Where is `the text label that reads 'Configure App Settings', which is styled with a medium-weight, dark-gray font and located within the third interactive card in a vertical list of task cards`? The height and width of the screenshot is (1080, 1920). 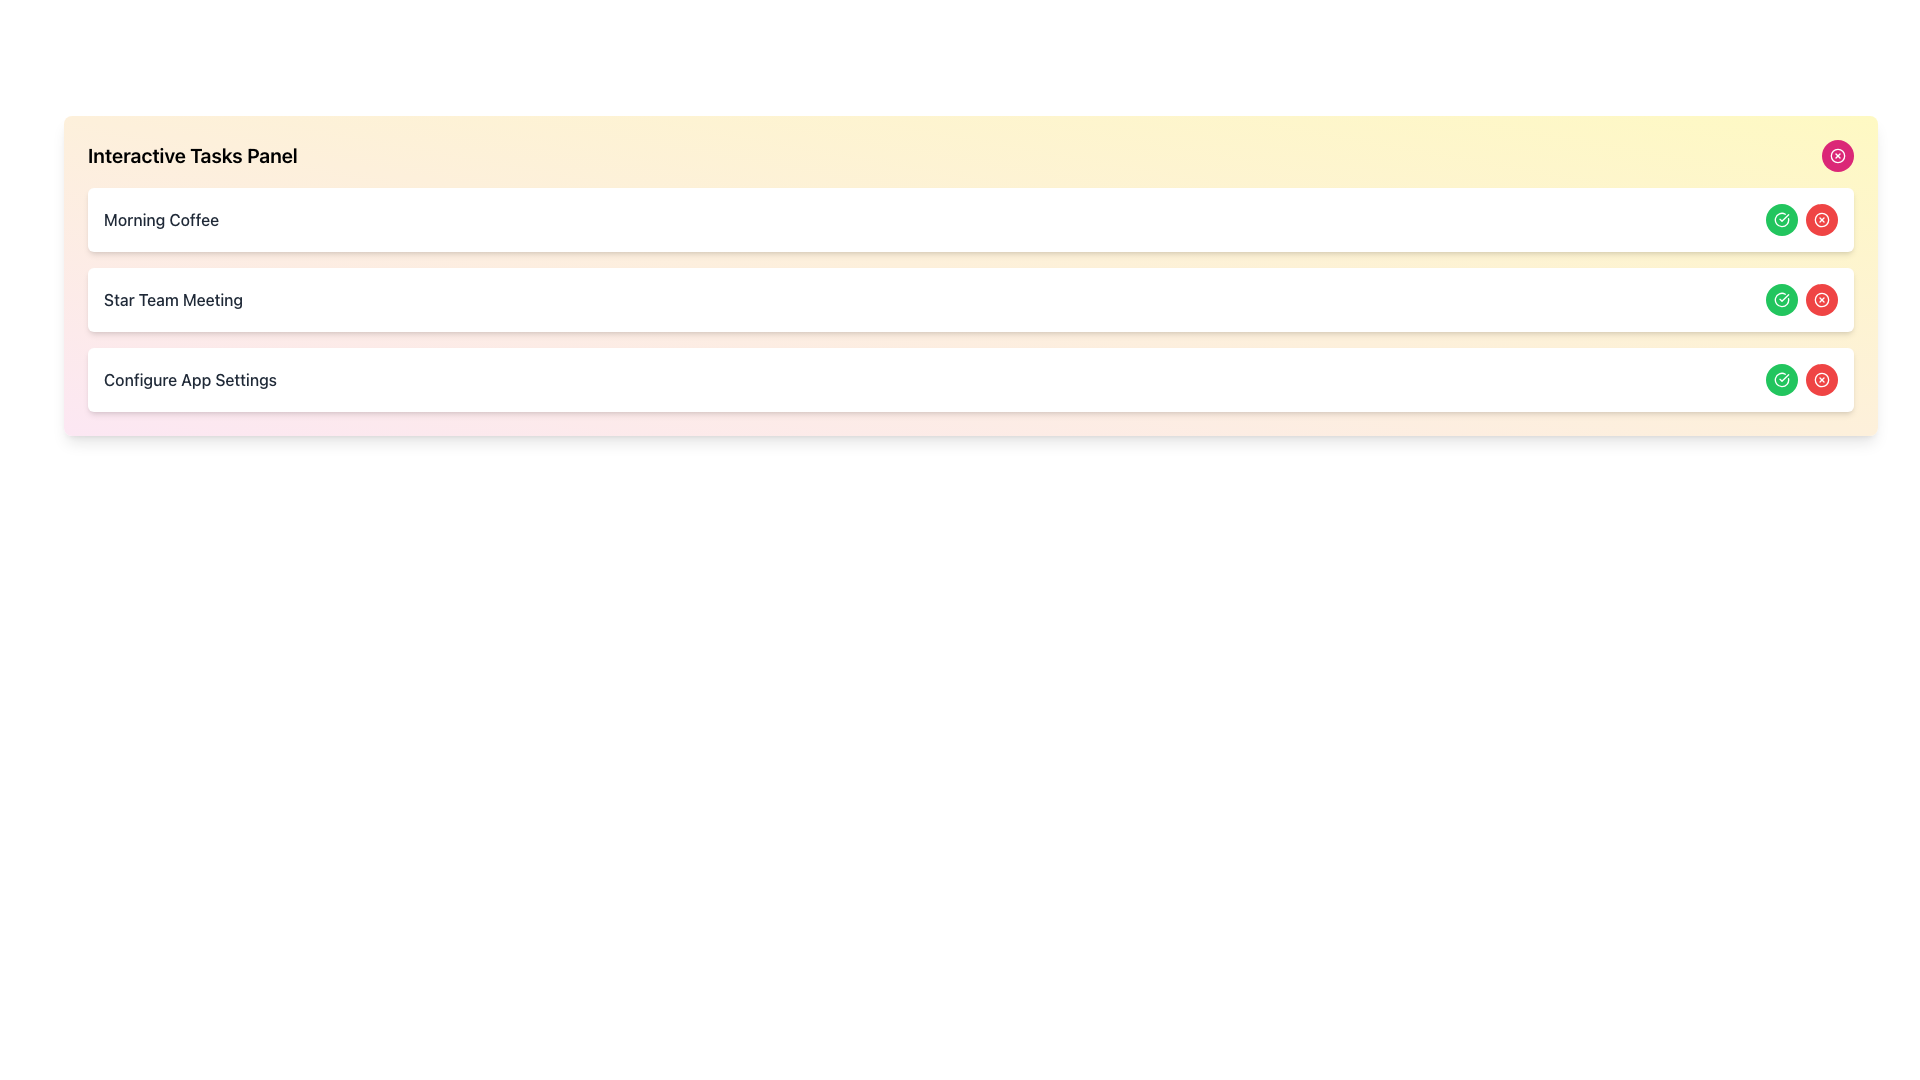
the text label that reads 'Configure App Settings', which is styled with a medium-weight, dark-gray font and located within the third interactive card in a vertical list of task cards is located at coordinates (190, 380).